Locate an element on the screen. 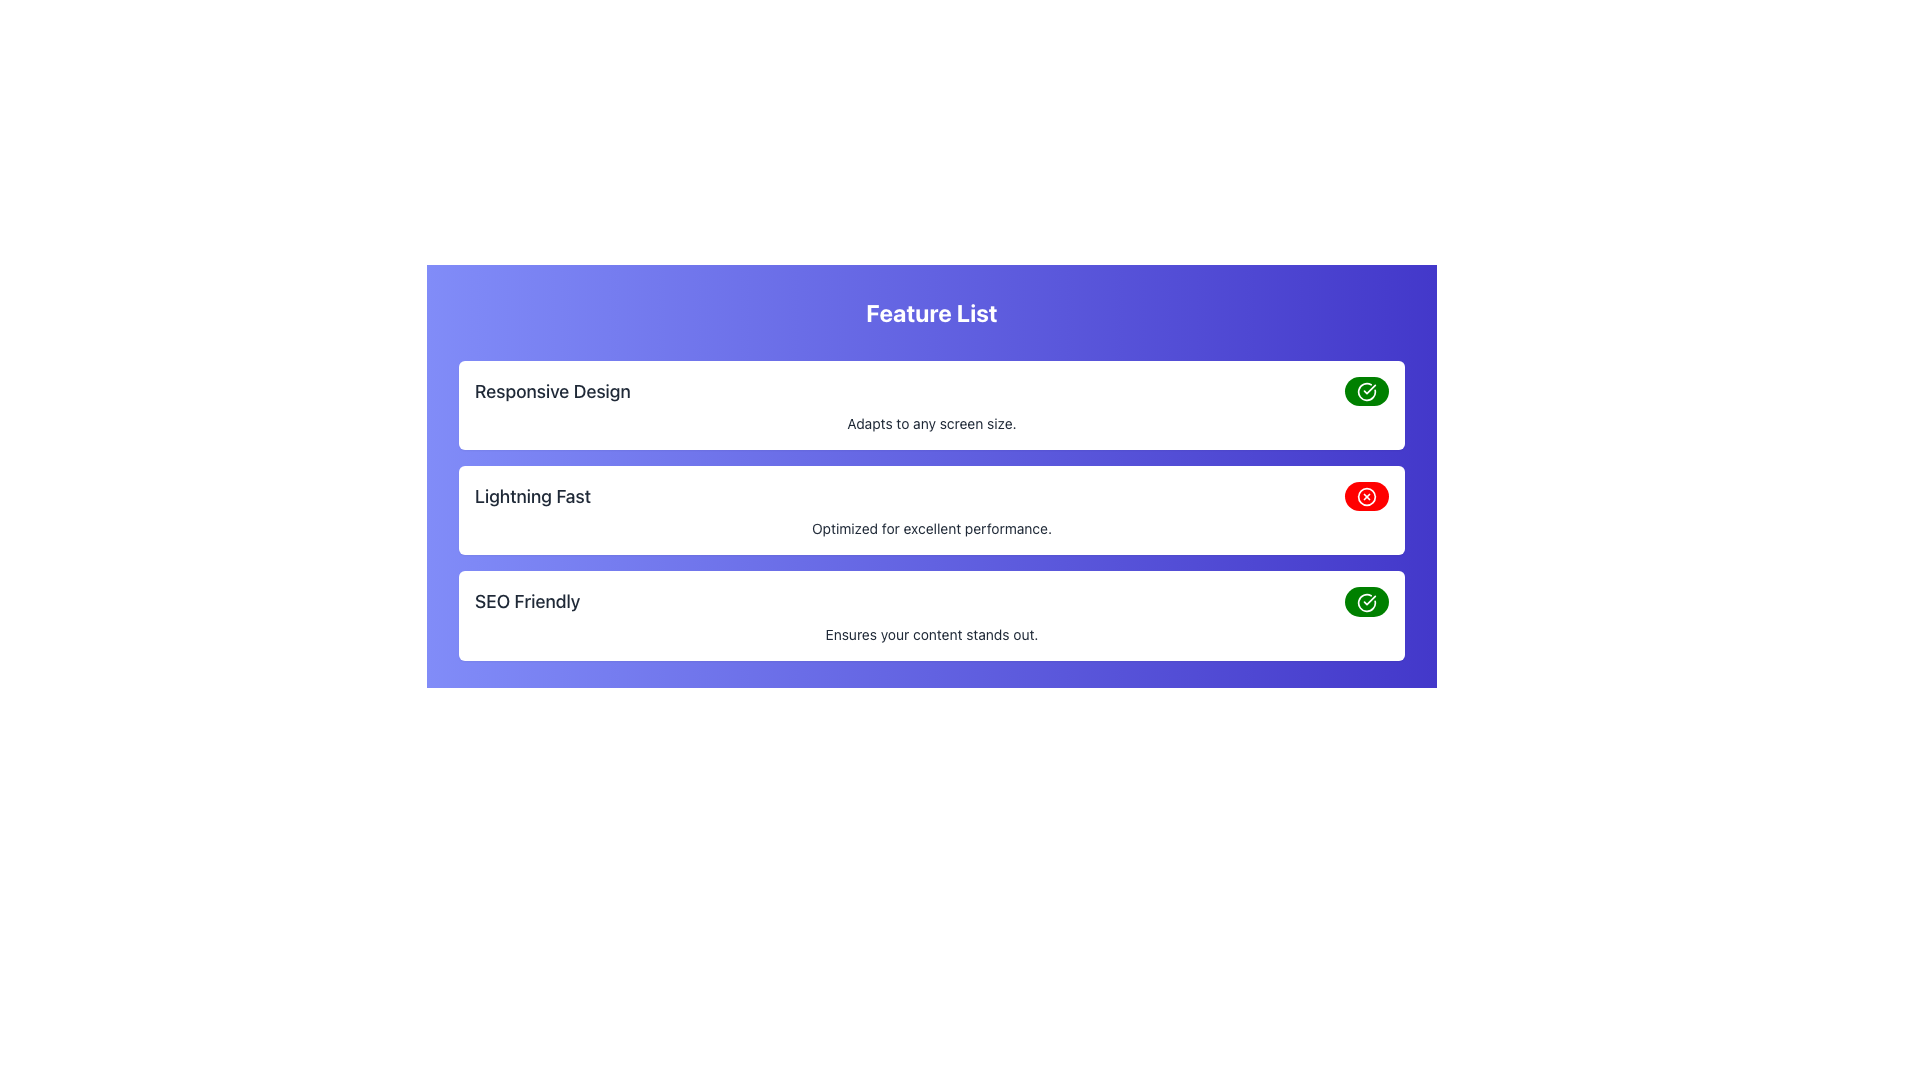 This screenshot has height=1080, width=1920. the status represented by the red circular icon with a white cross inside, indicating a negative or inactive status, located next to the text 'Lightning Fast.' is located at coordinates (1366, 496).